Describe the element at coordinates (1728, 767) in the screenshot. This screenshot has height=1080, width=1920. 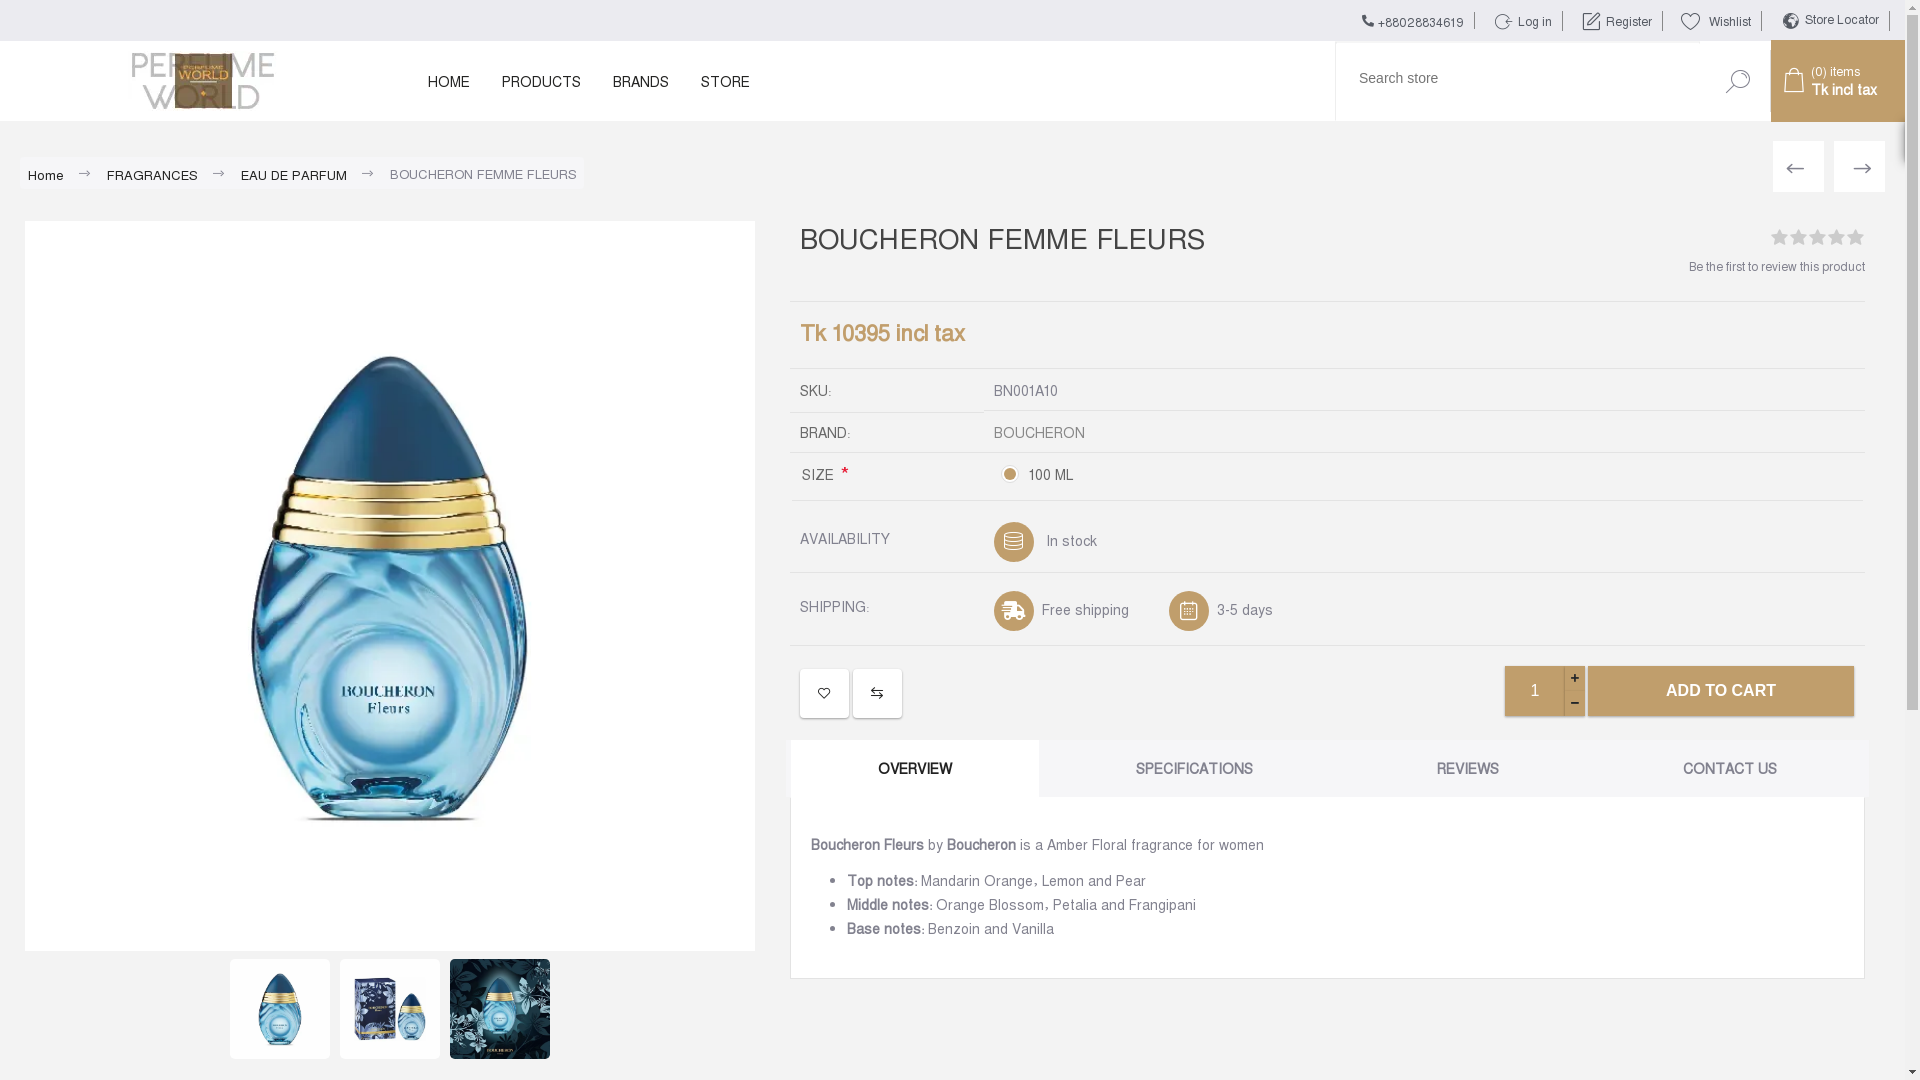
I see `'CONTACT US'` at that location.